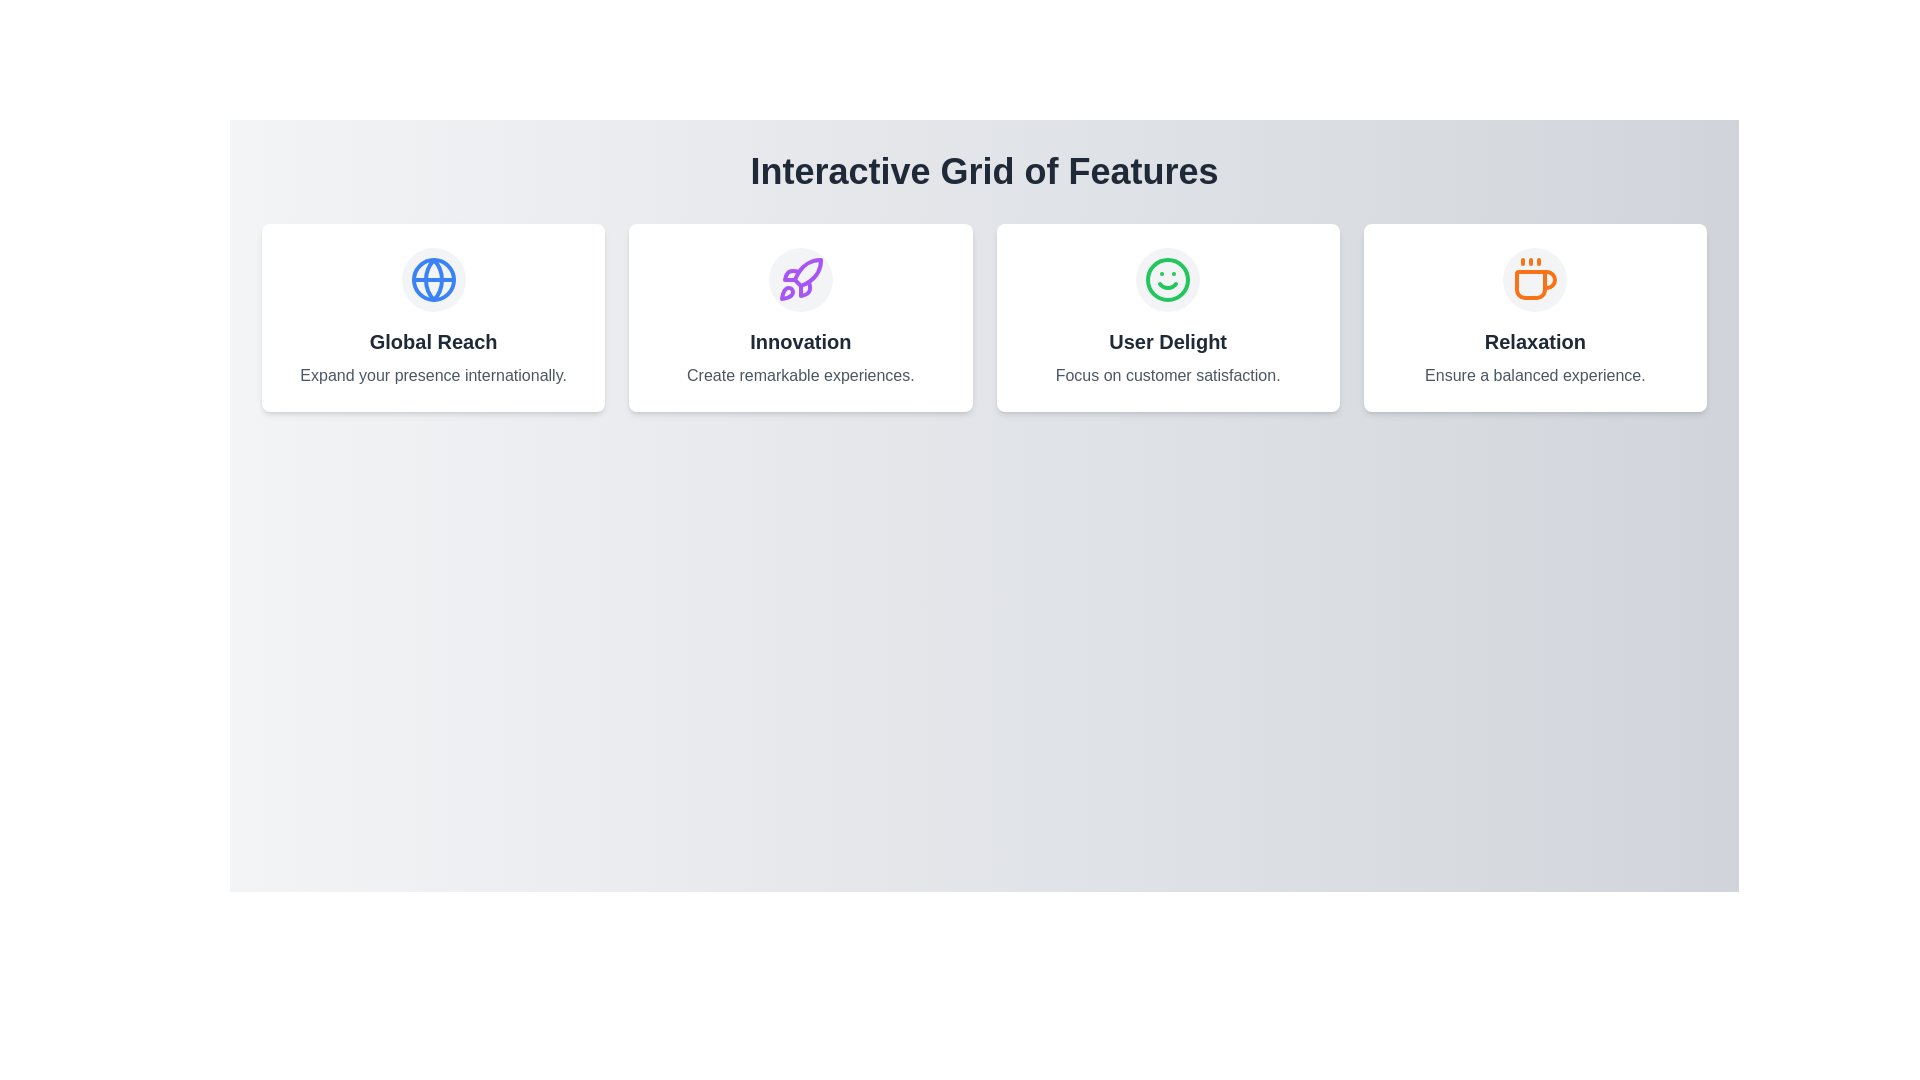 This screenshot has height=1080, width=1920. Describe the element at coordinates (1168, 316) in the screenshot. I see `the Informational Card located in the third column of a 4-column grid layout, which provides a description of a feature or service, emphasizing customer satisfaction` at that location.